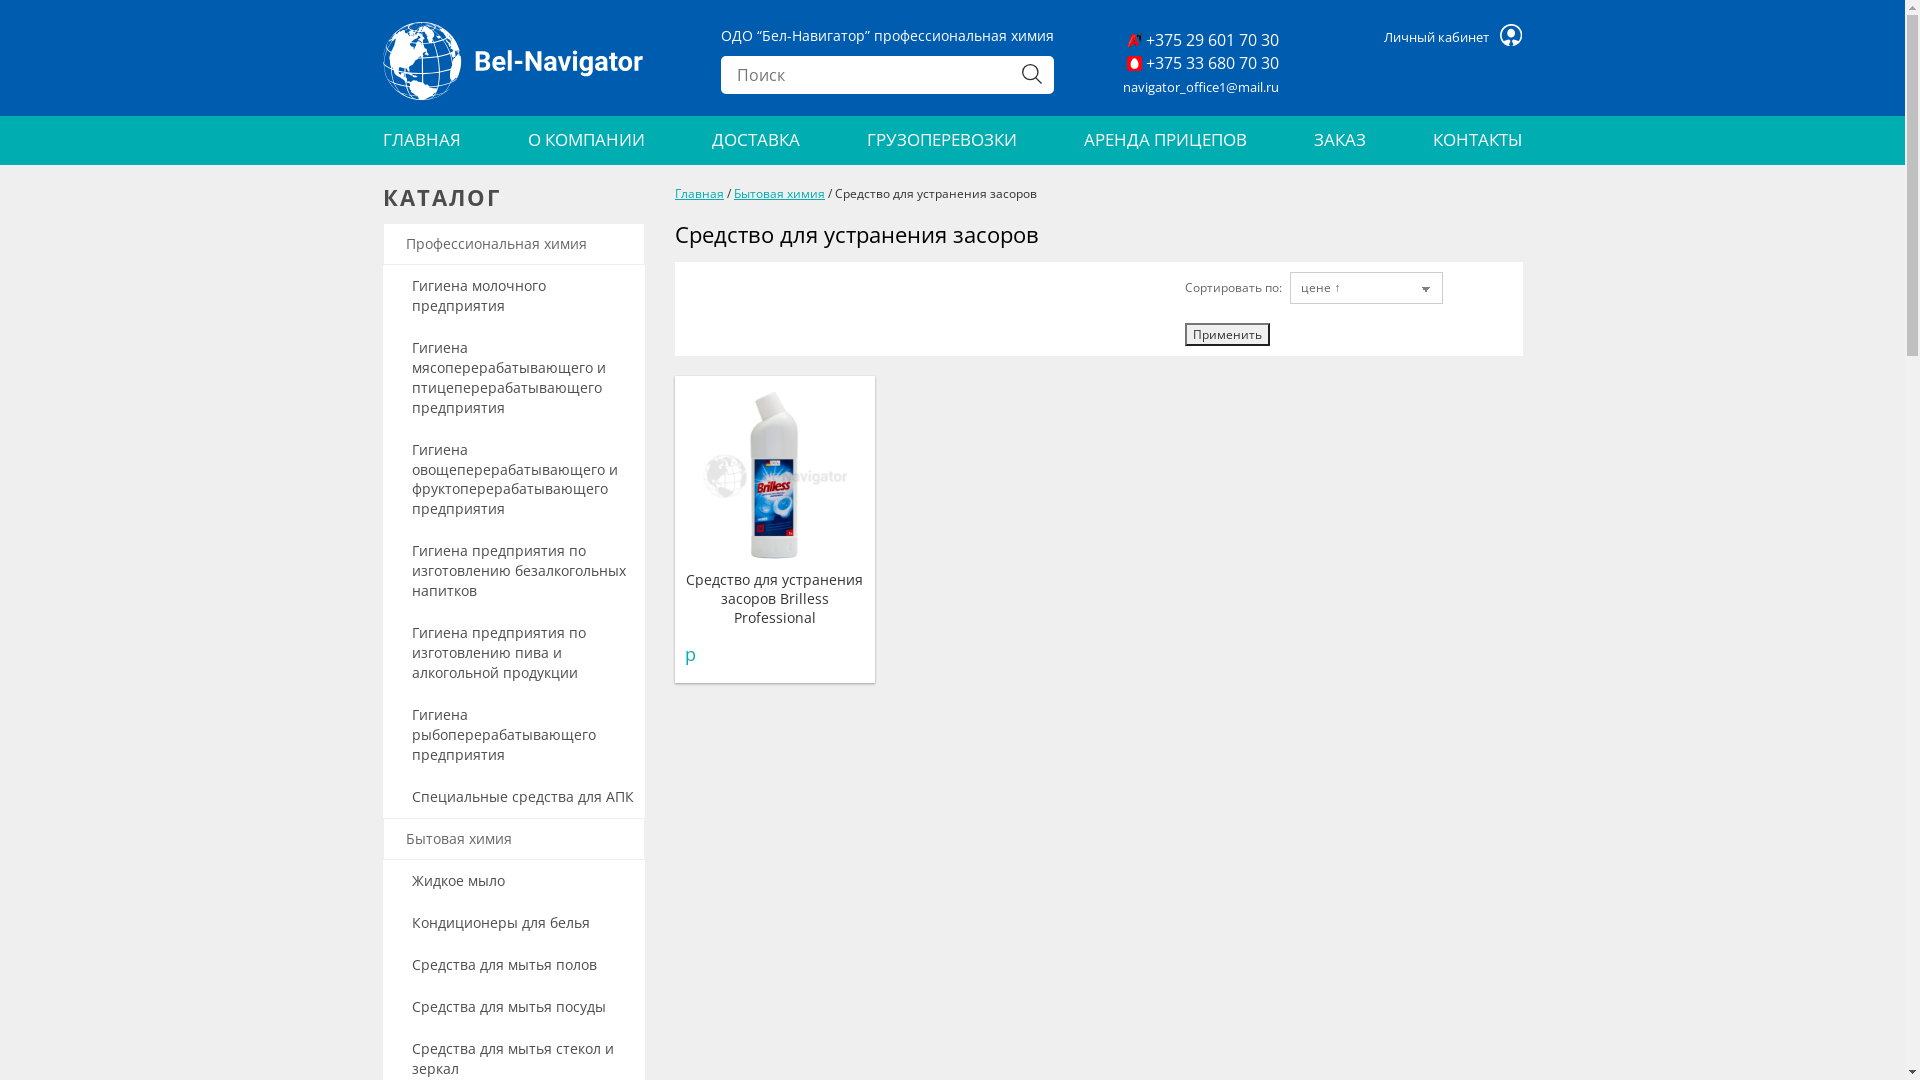 The width and height of the screenshot is (1920, 1080). I want to click on ' +375 29 601 70 30', so click(1202, 40).